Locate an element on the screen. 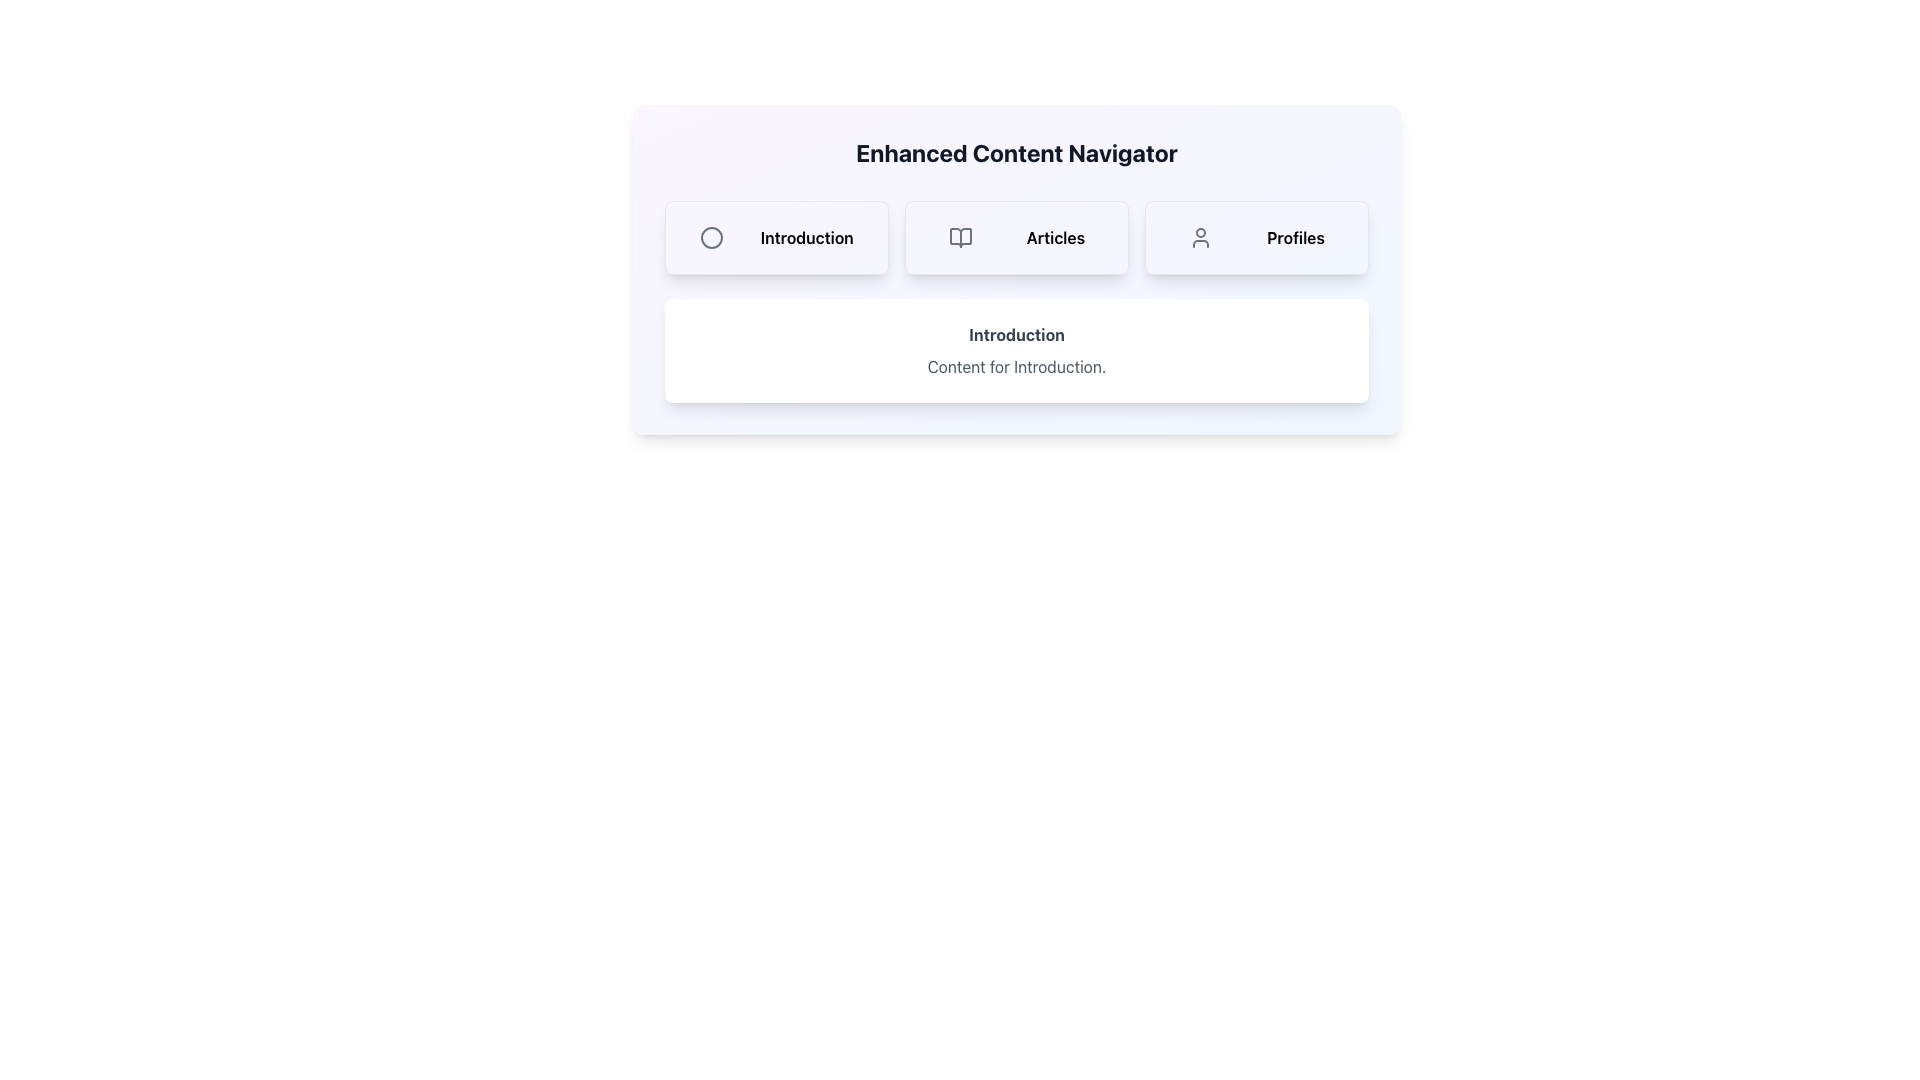 The image size is (1920, 1080). the 'Articles' text label in the navigation bar is located at coordinates (1054, 237).